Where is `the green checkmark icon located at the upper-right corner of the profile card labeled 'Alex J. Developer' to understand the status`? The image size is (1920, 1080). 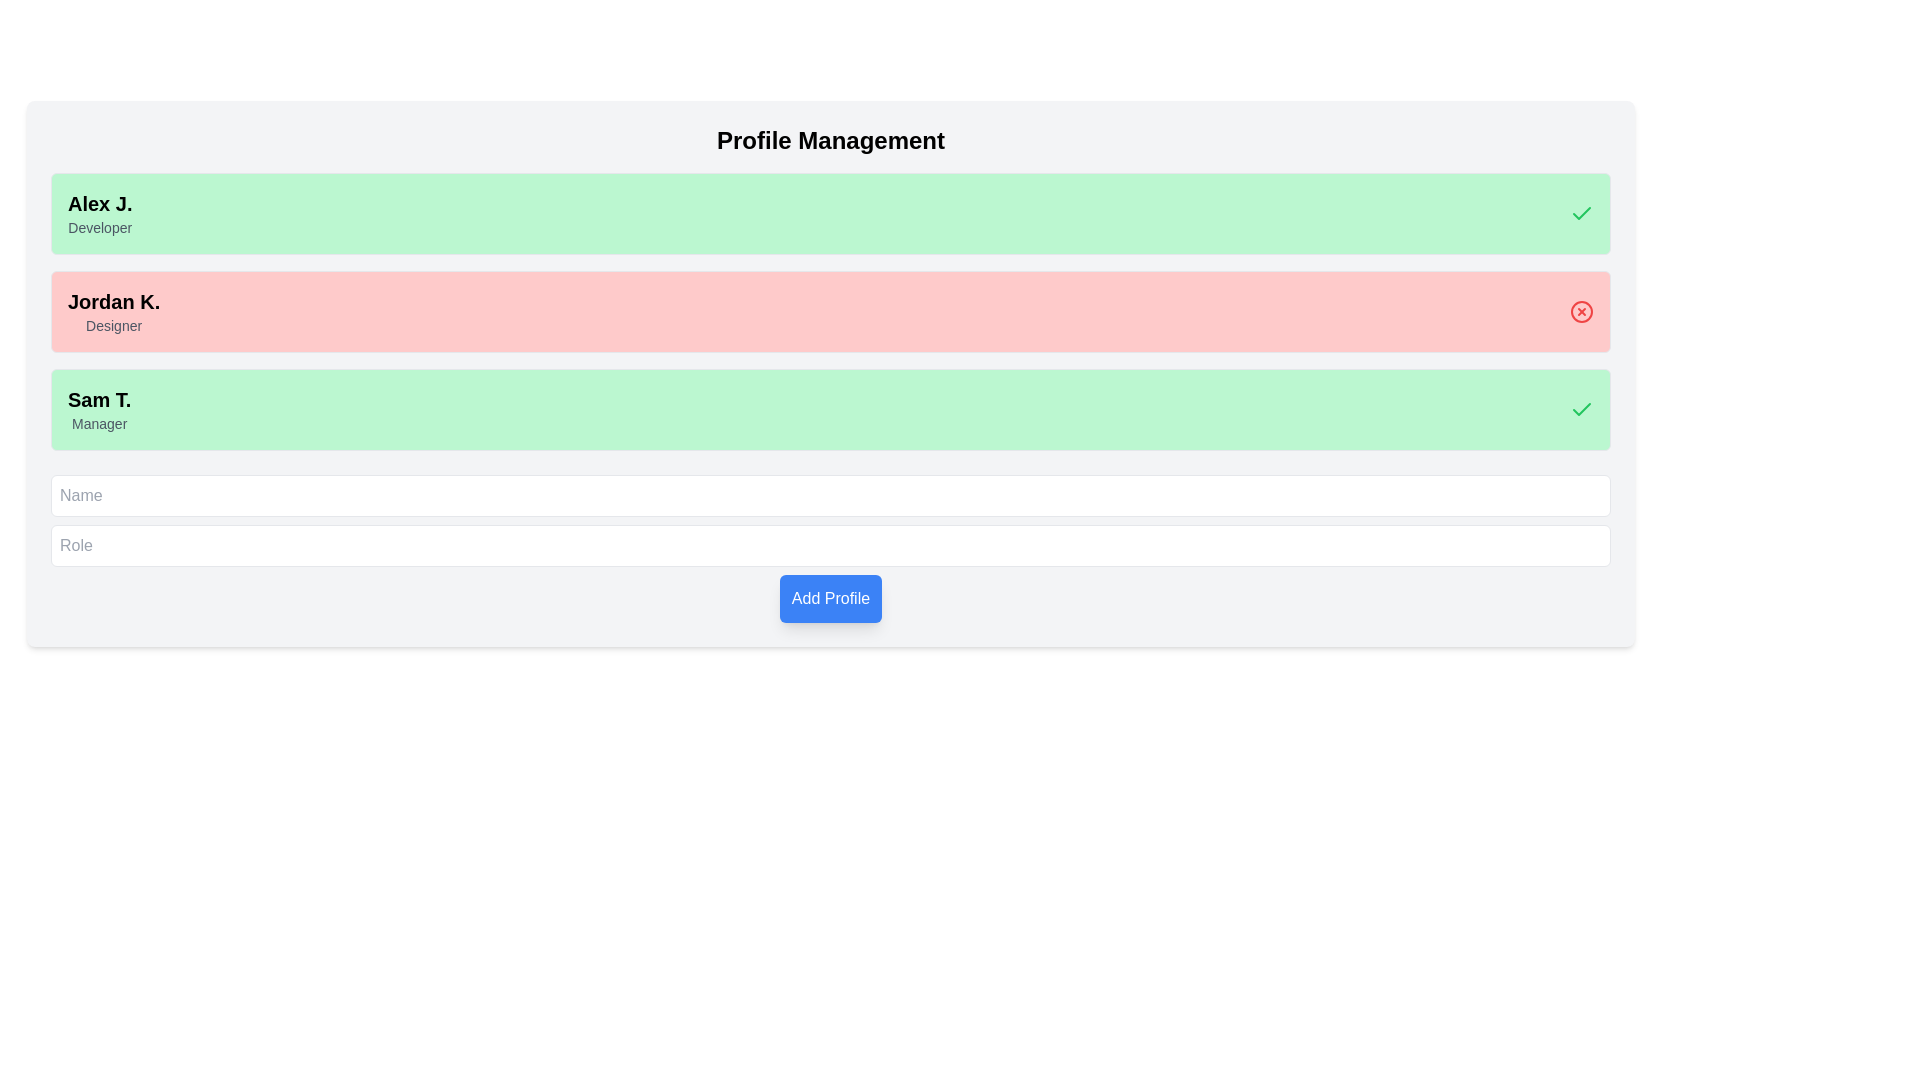
the green checkmark icon located at the upper-right corner of the profile card labeled 'Alex J. Developer' to understand the status is located at coordinates (1581, 213).